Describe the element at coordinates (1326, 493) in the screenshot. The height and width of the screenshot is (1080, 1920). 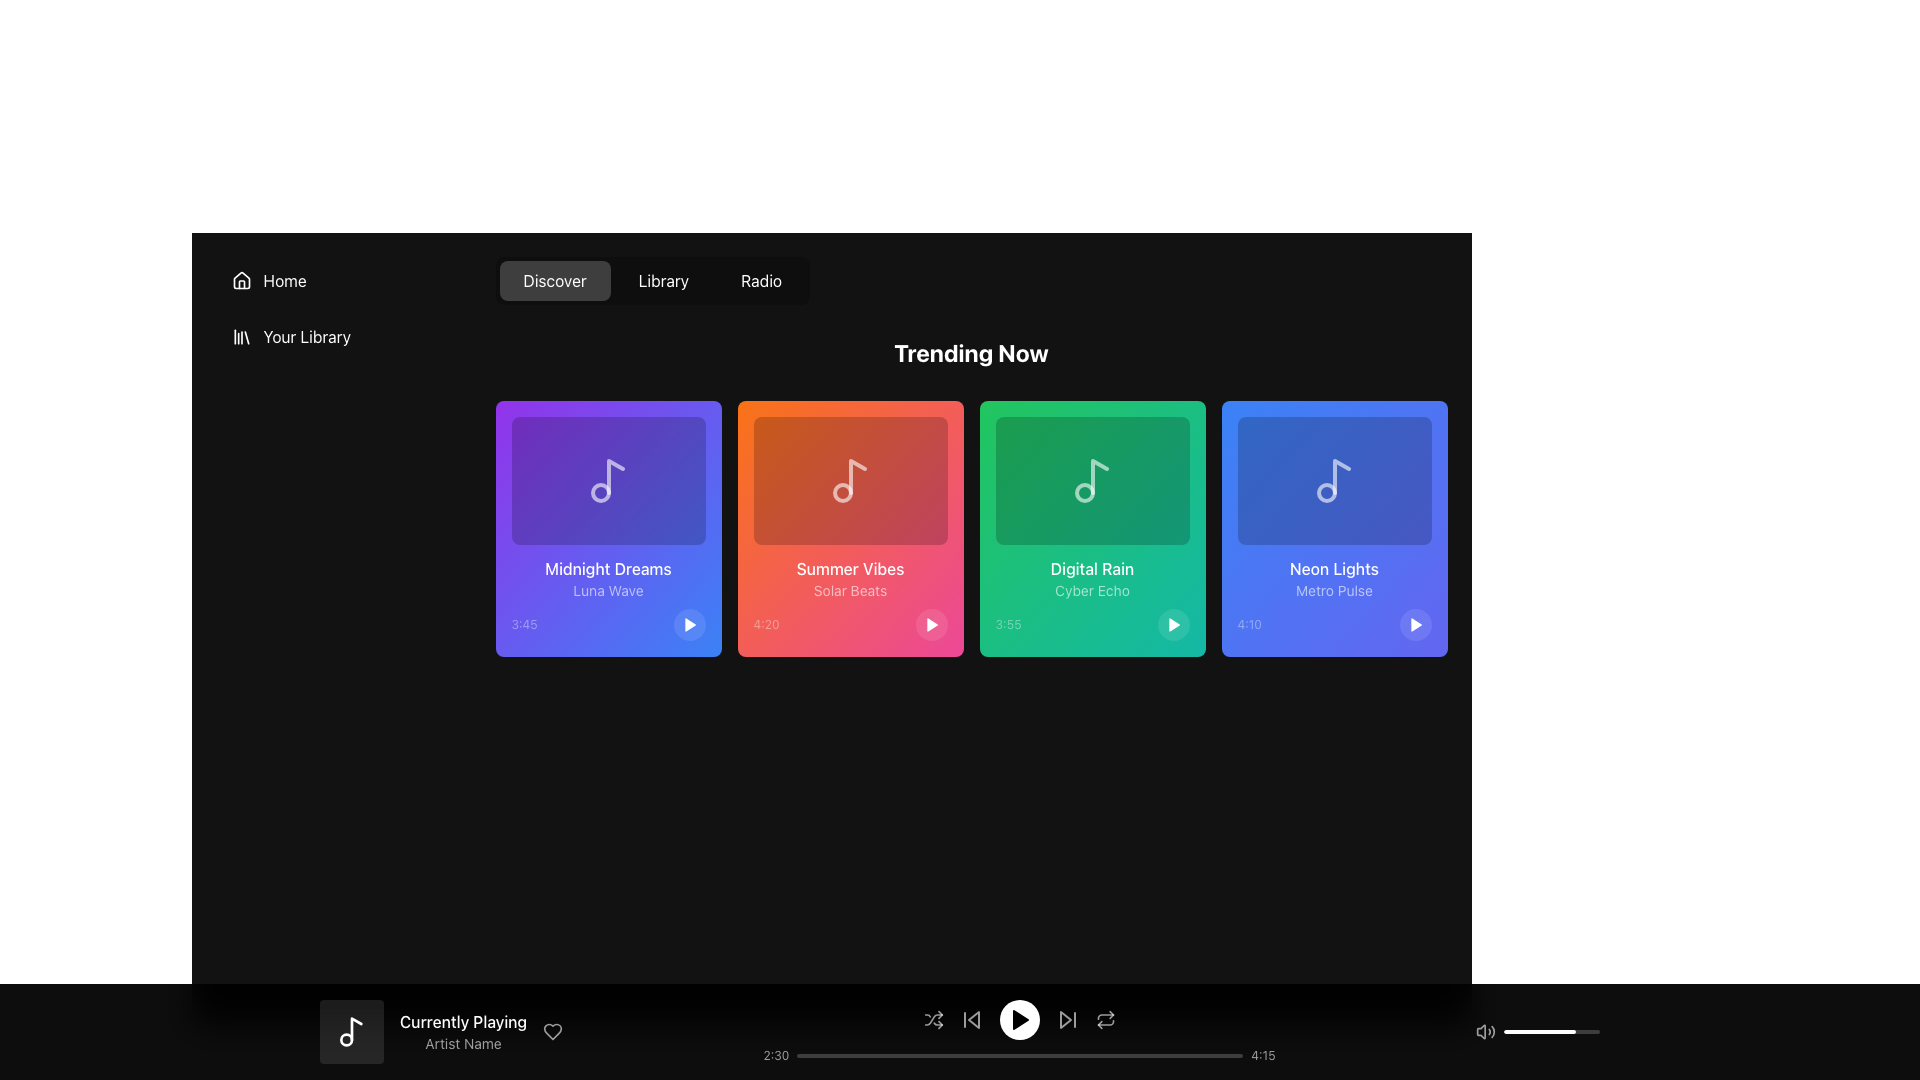
I see `circular SVG element located in the bottom-right quadrant of the music card labeled 'Neon Lights' in the 'Trending Now' section for design details` at that location.